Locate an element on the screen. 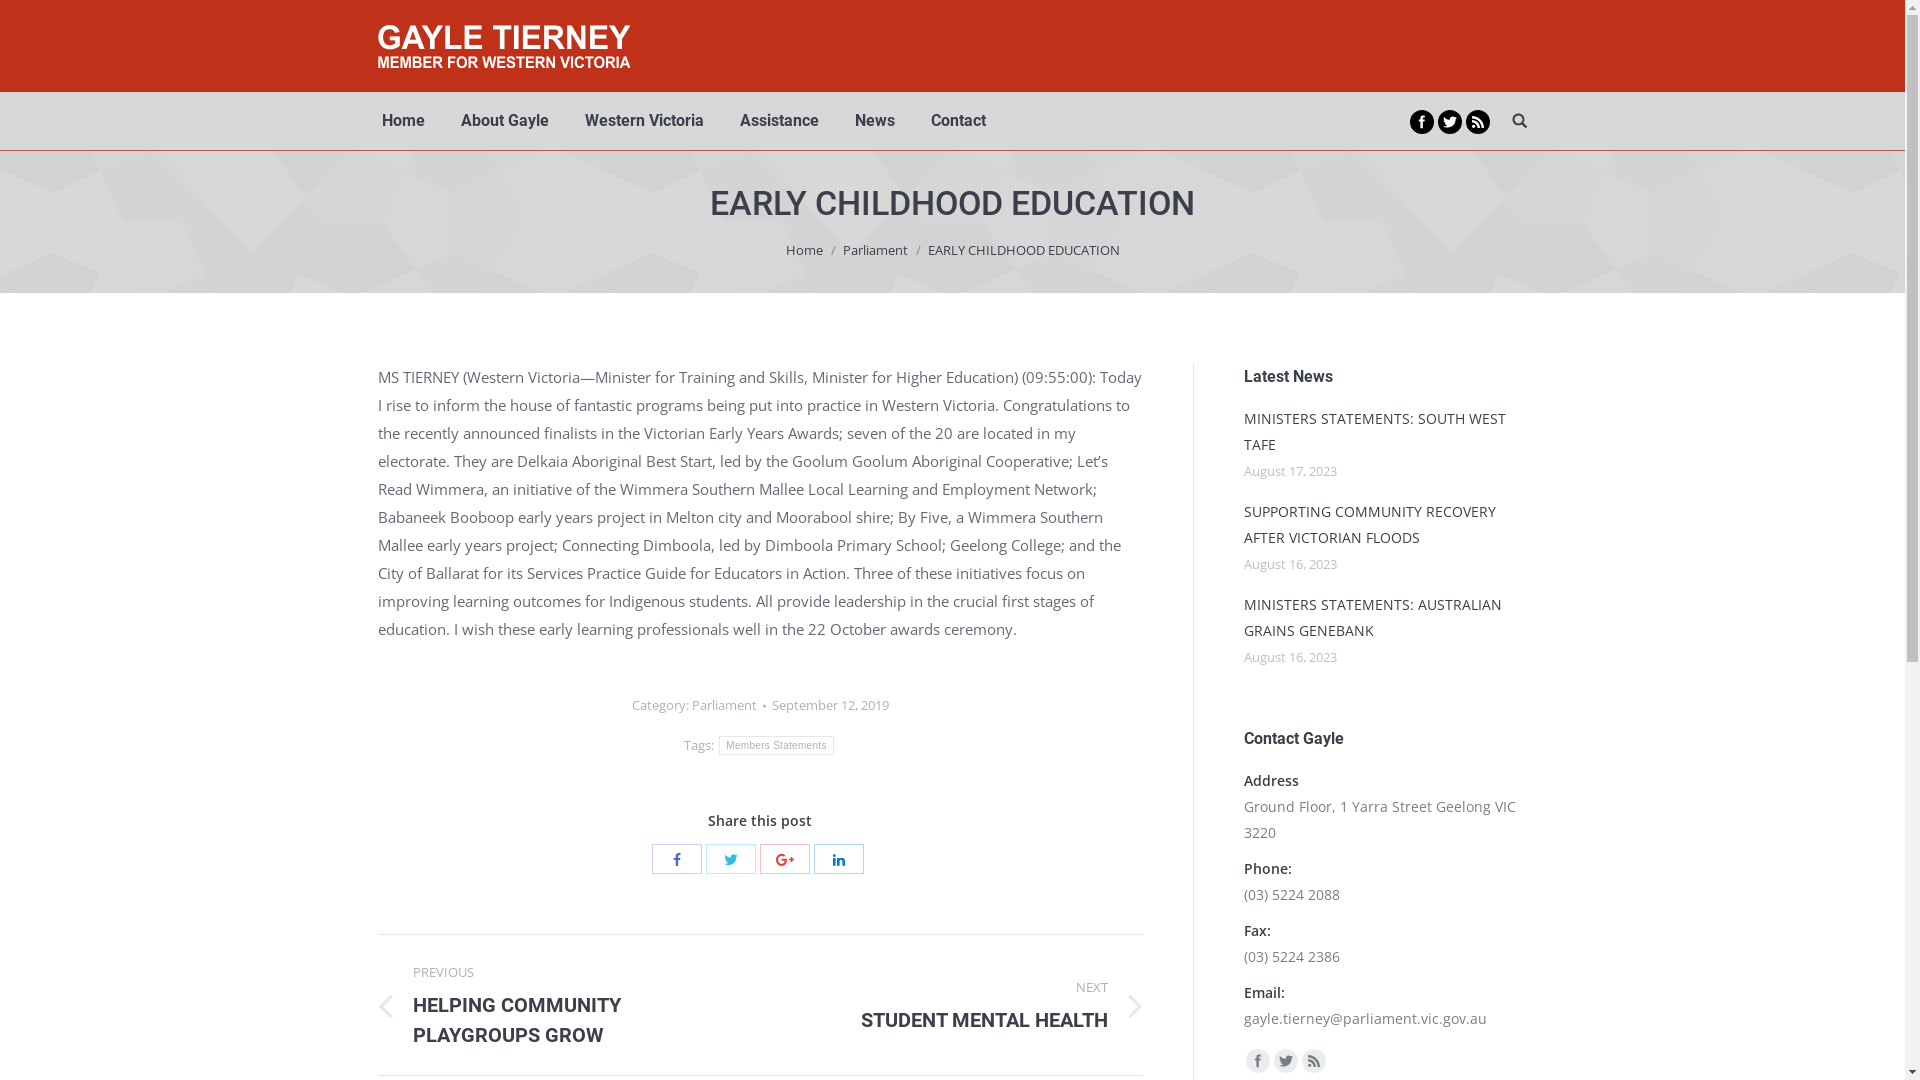 This screenshot has height=1080, width=1920. 'Parliament' is located at coordinates (841, 249).